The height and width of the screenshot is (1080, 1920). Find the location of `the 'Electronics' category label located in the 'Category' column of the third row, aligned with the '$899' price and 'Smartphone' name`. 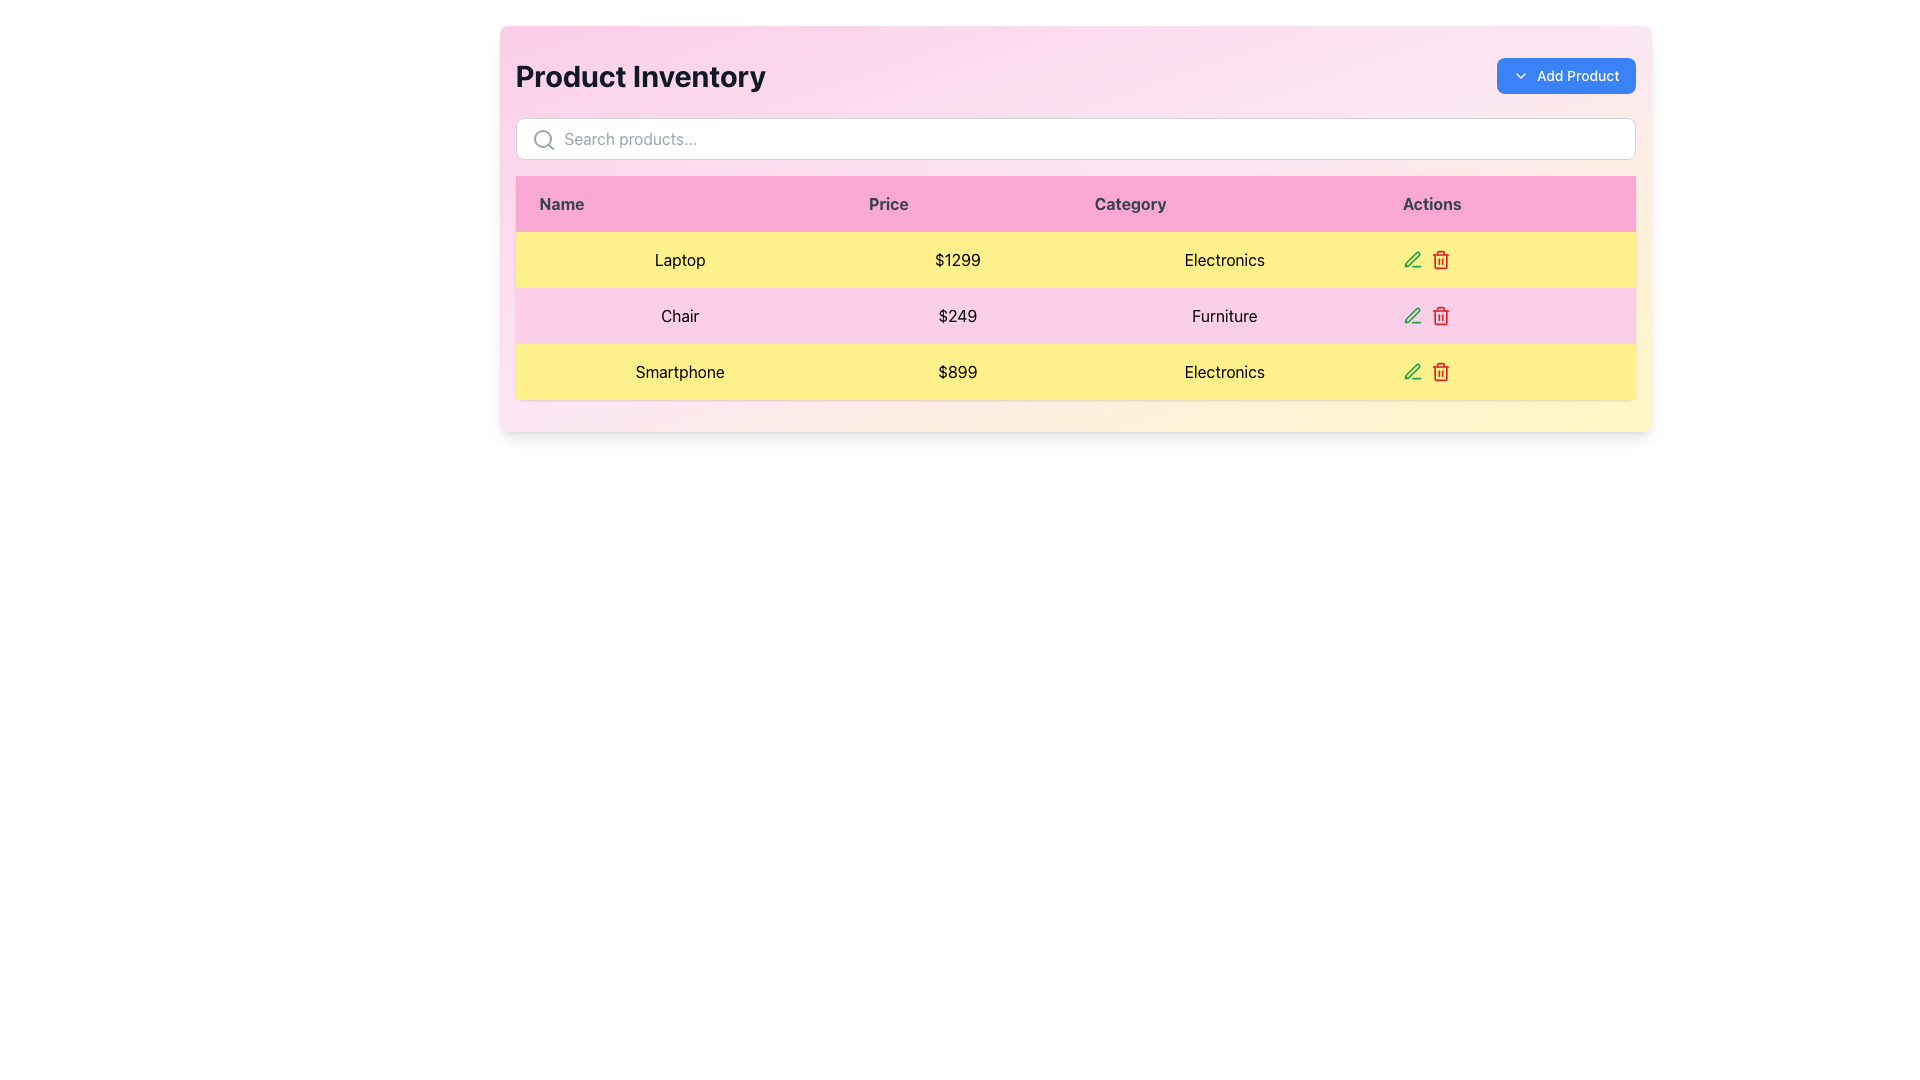

the 'Electronics' category label located in the 'Category' column of the third row, aligned with the '$899' price and 'Smartphone' name is located at coordinates (1223, 371).